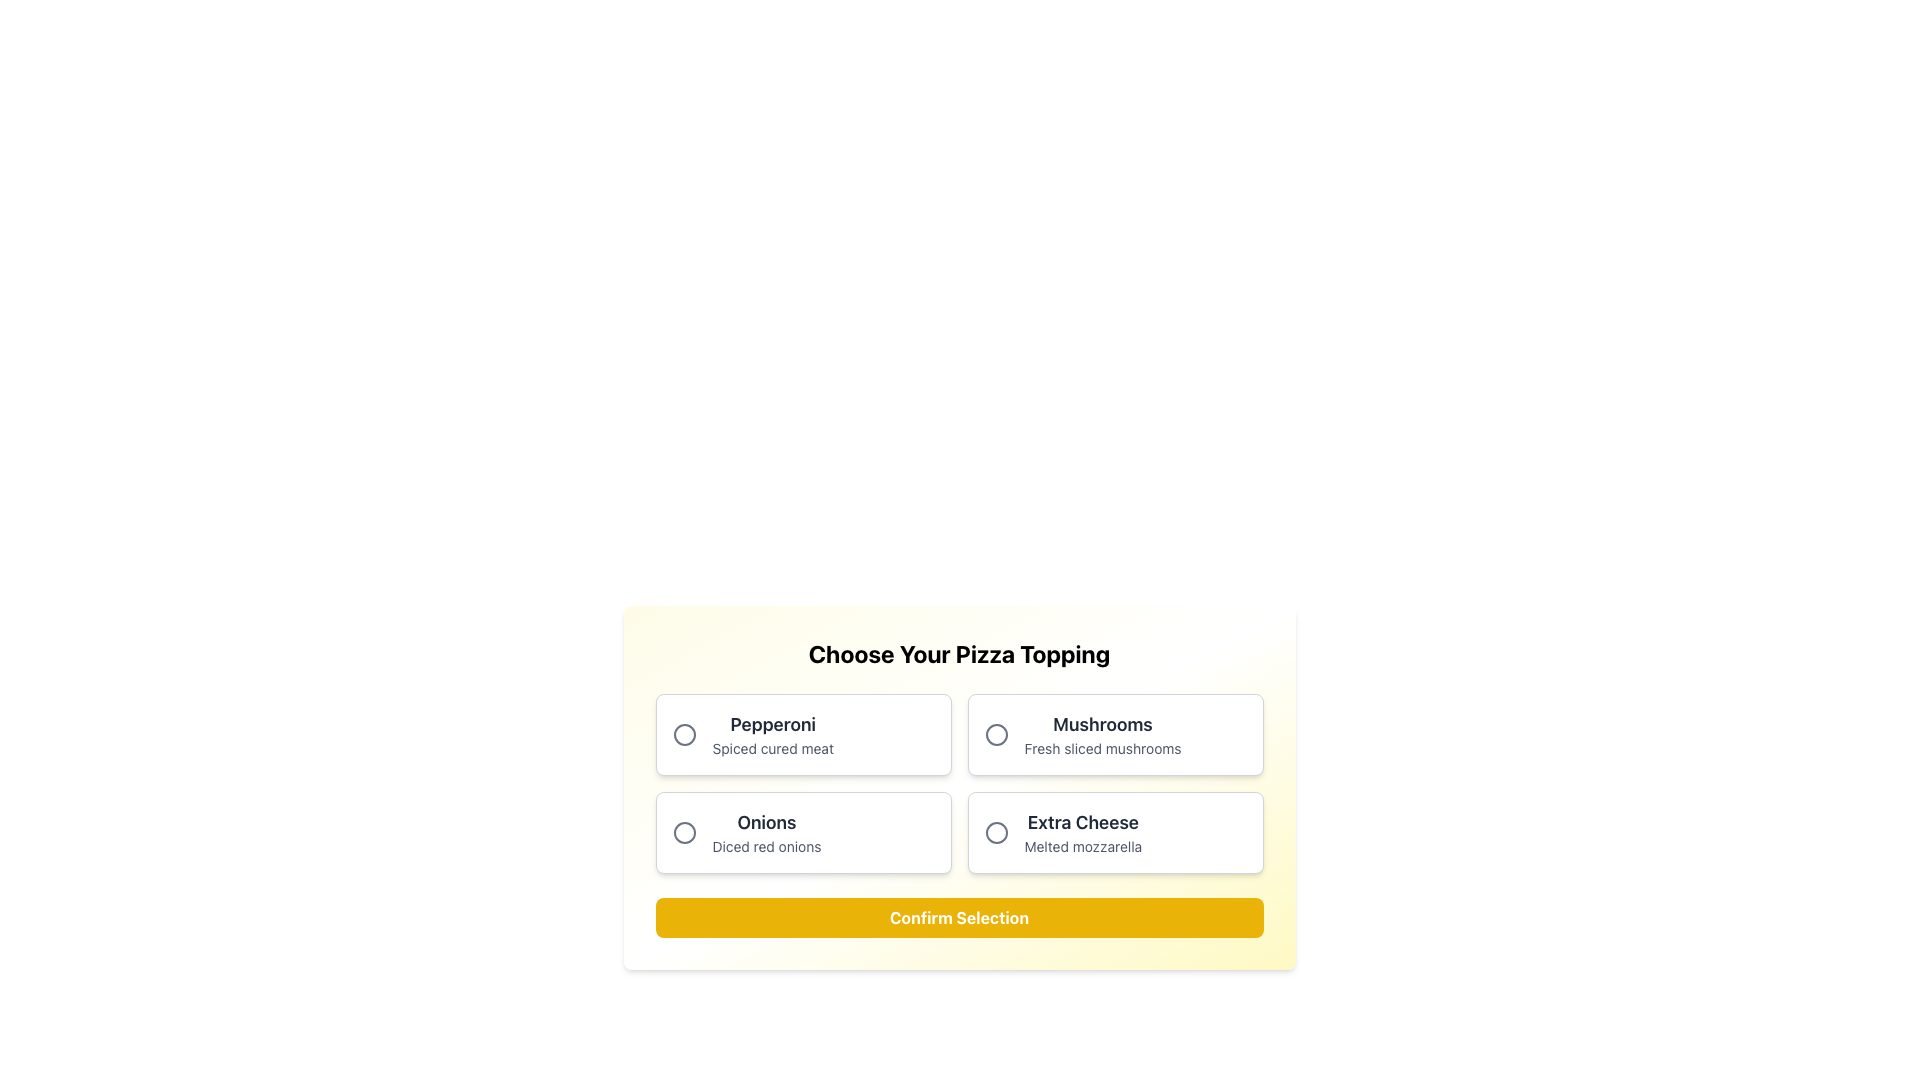  What do you see at coordinates (958, 918) in the screenshot?
I see `the rectangular button with a yellow background and bold white text reading 'Confirm Selection' located at the bottom of the 'Choose Your Pizza Topping' section to change its color` at bounding box center [958, 918].